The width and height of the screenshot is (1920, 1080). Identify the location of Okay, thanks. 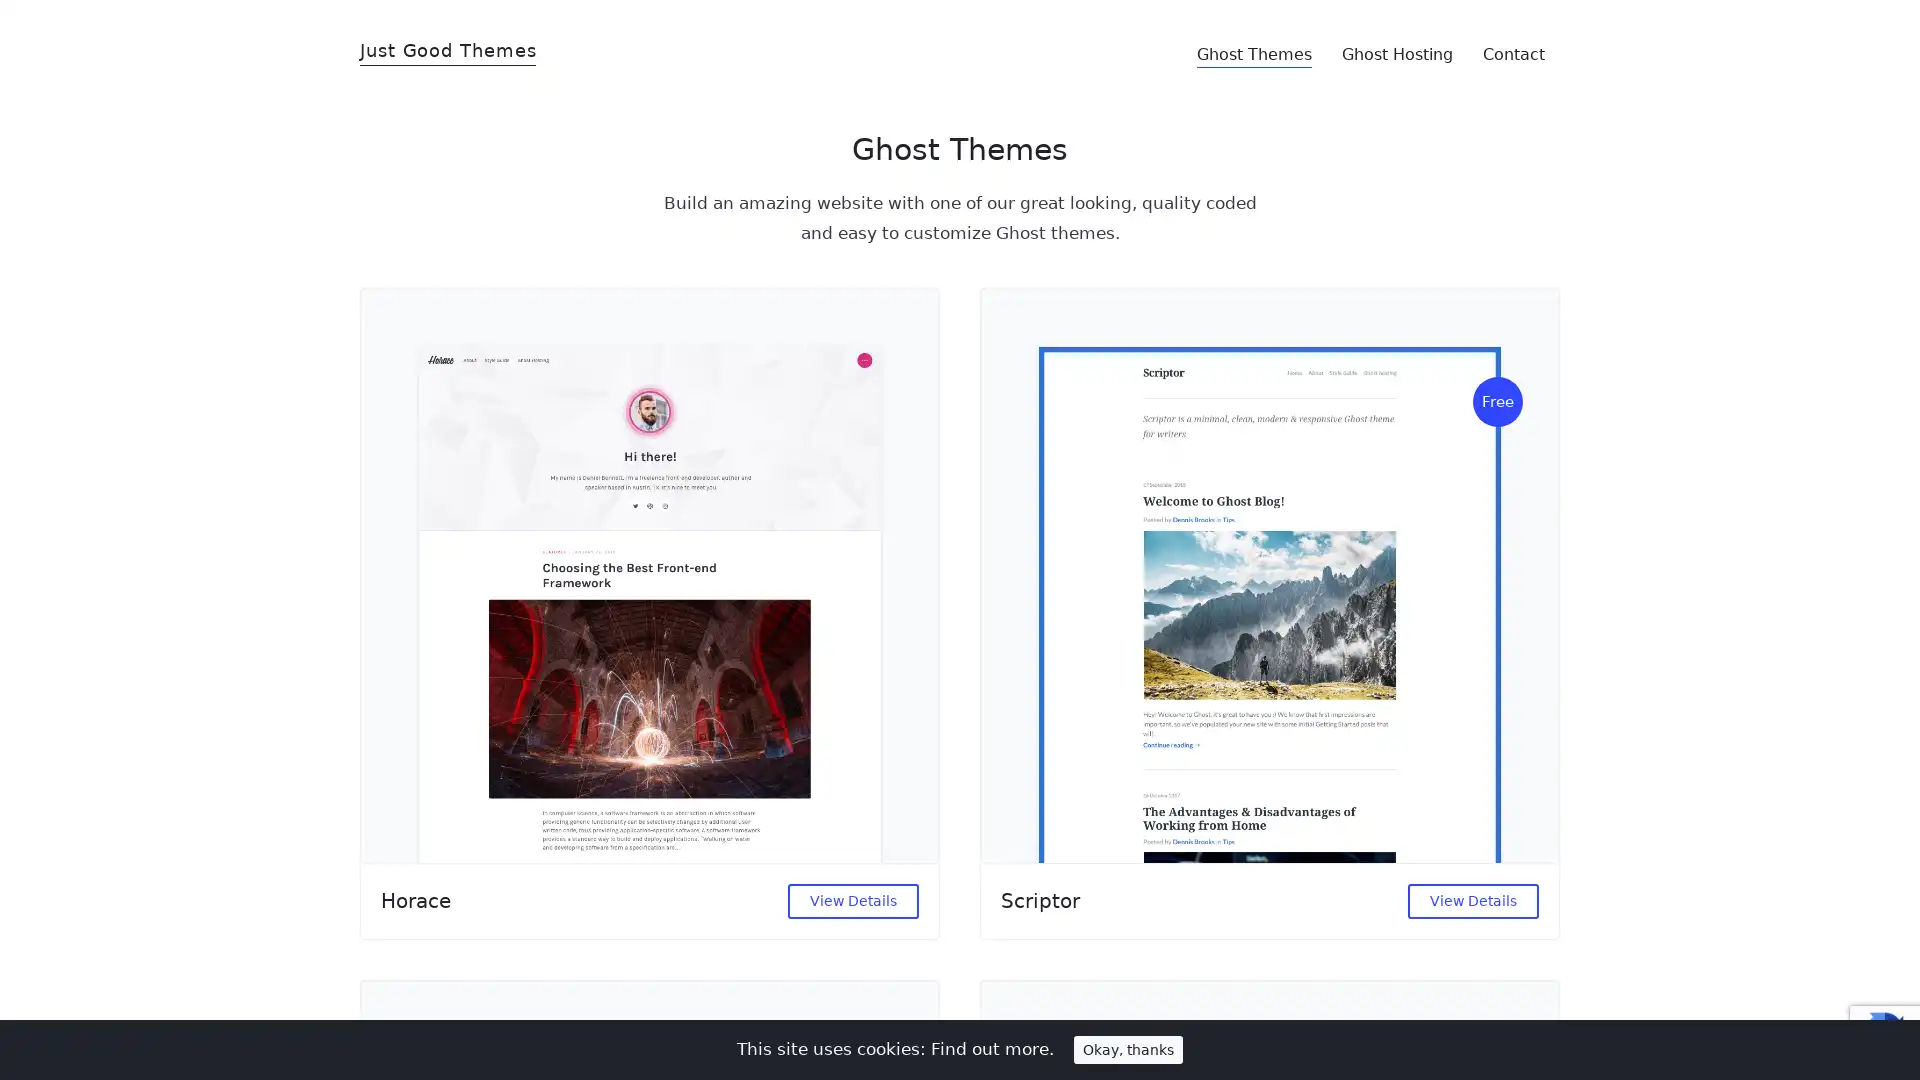
(1128, 1048).